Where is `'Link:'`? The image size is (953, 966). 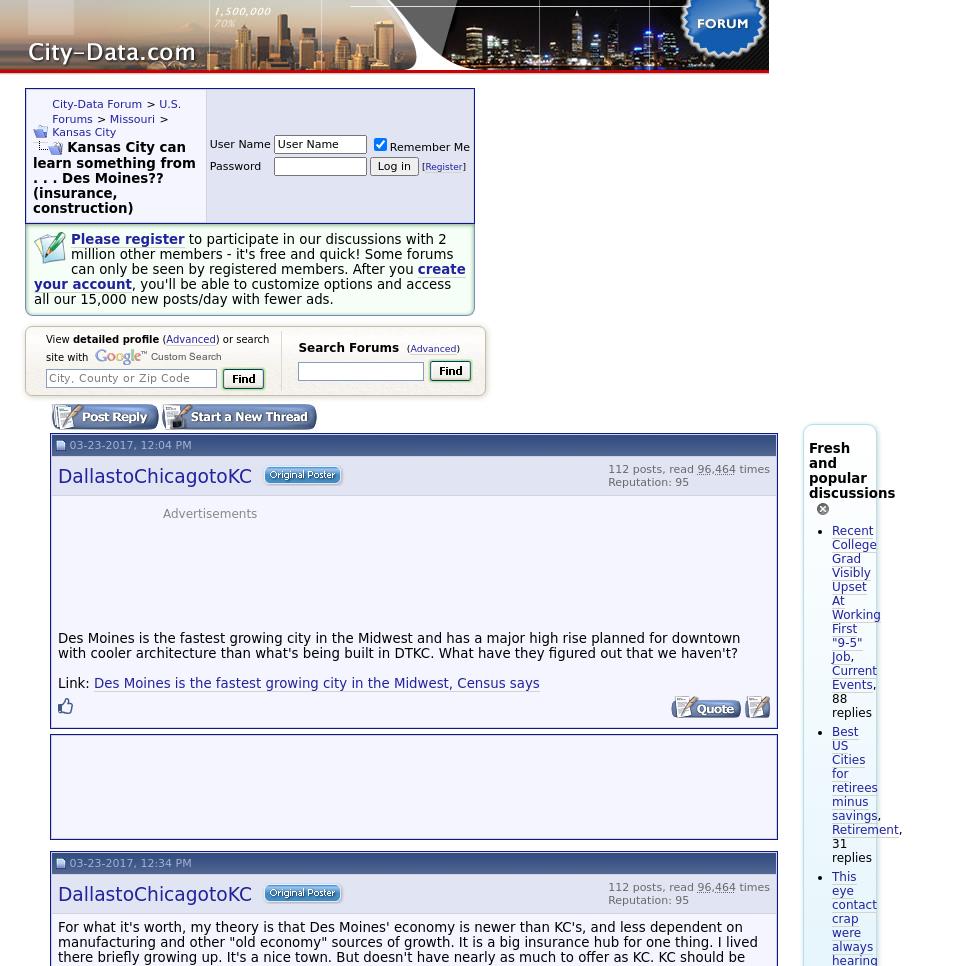
'Link:' is located at coordinates (74, 682).